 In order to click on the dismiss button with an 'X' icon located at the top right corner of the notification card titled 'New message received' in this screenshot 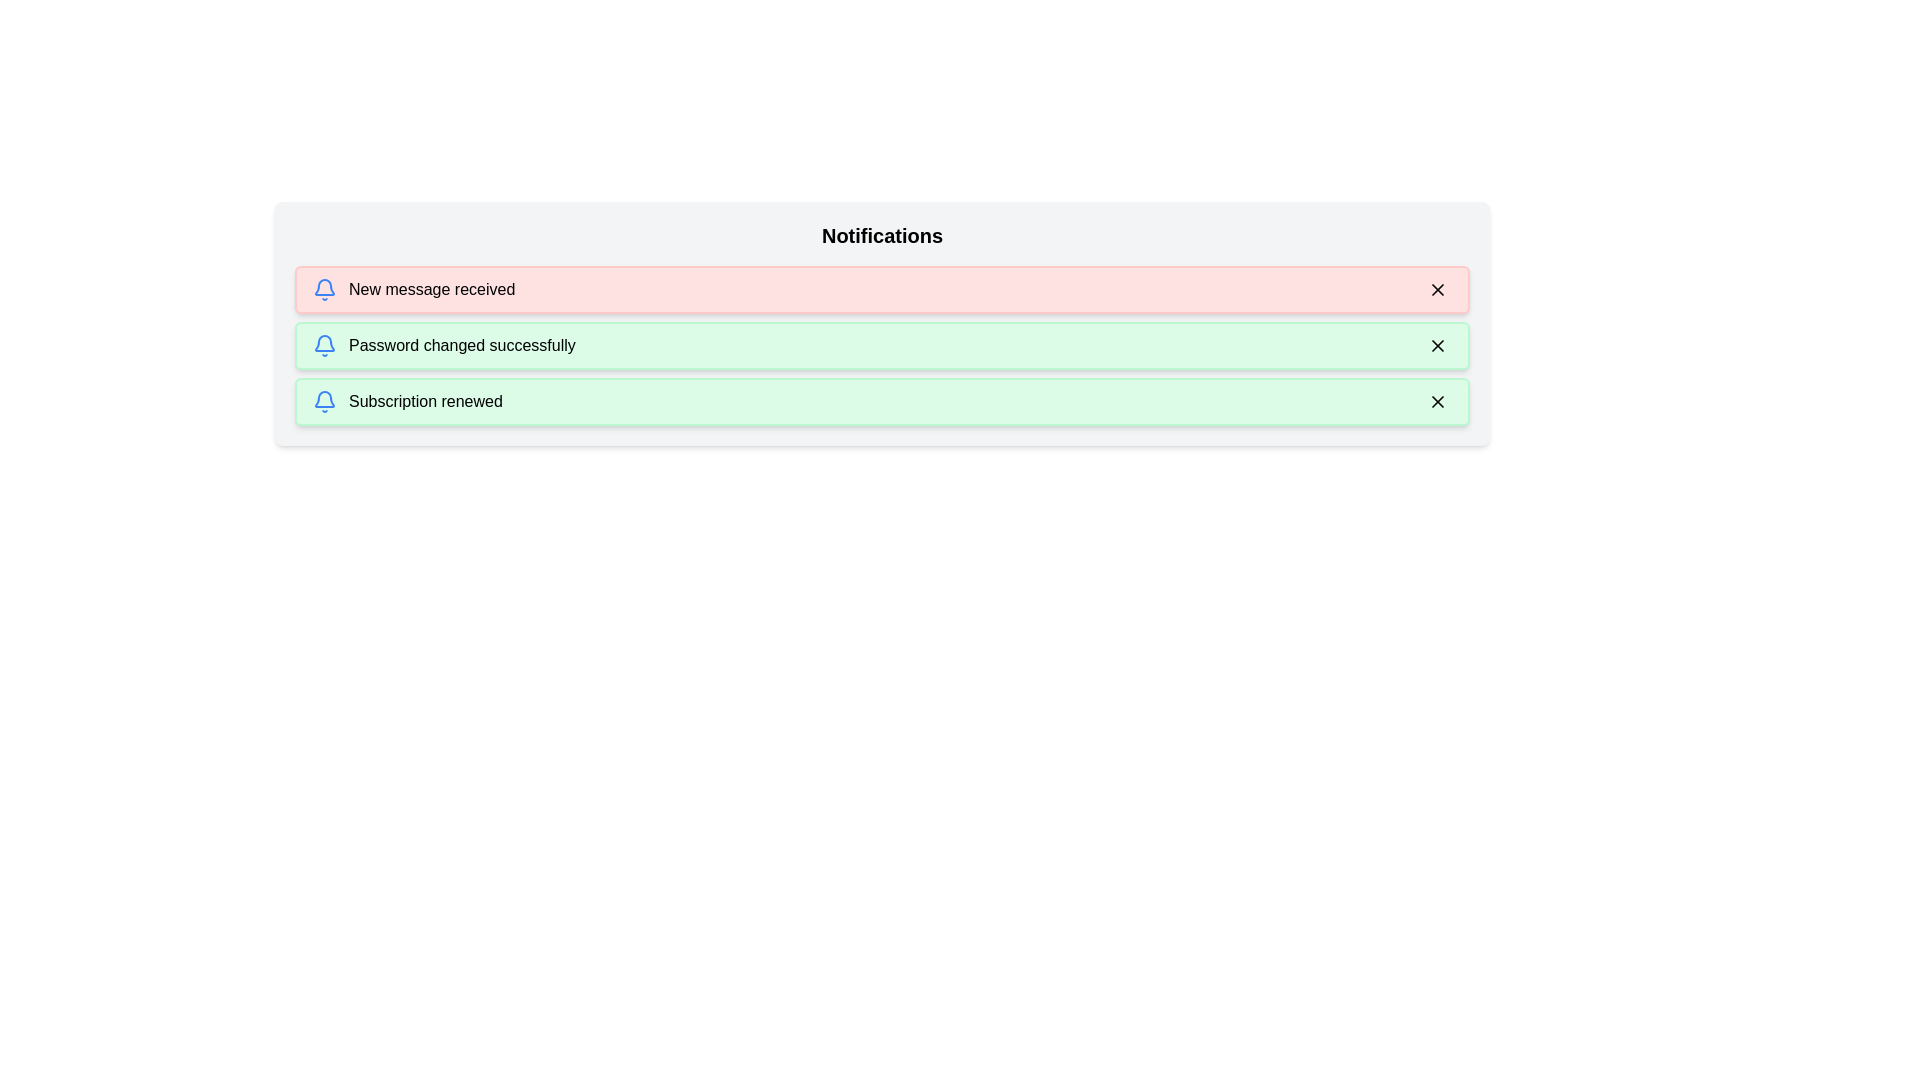, I will do `click(1437, 289)`.